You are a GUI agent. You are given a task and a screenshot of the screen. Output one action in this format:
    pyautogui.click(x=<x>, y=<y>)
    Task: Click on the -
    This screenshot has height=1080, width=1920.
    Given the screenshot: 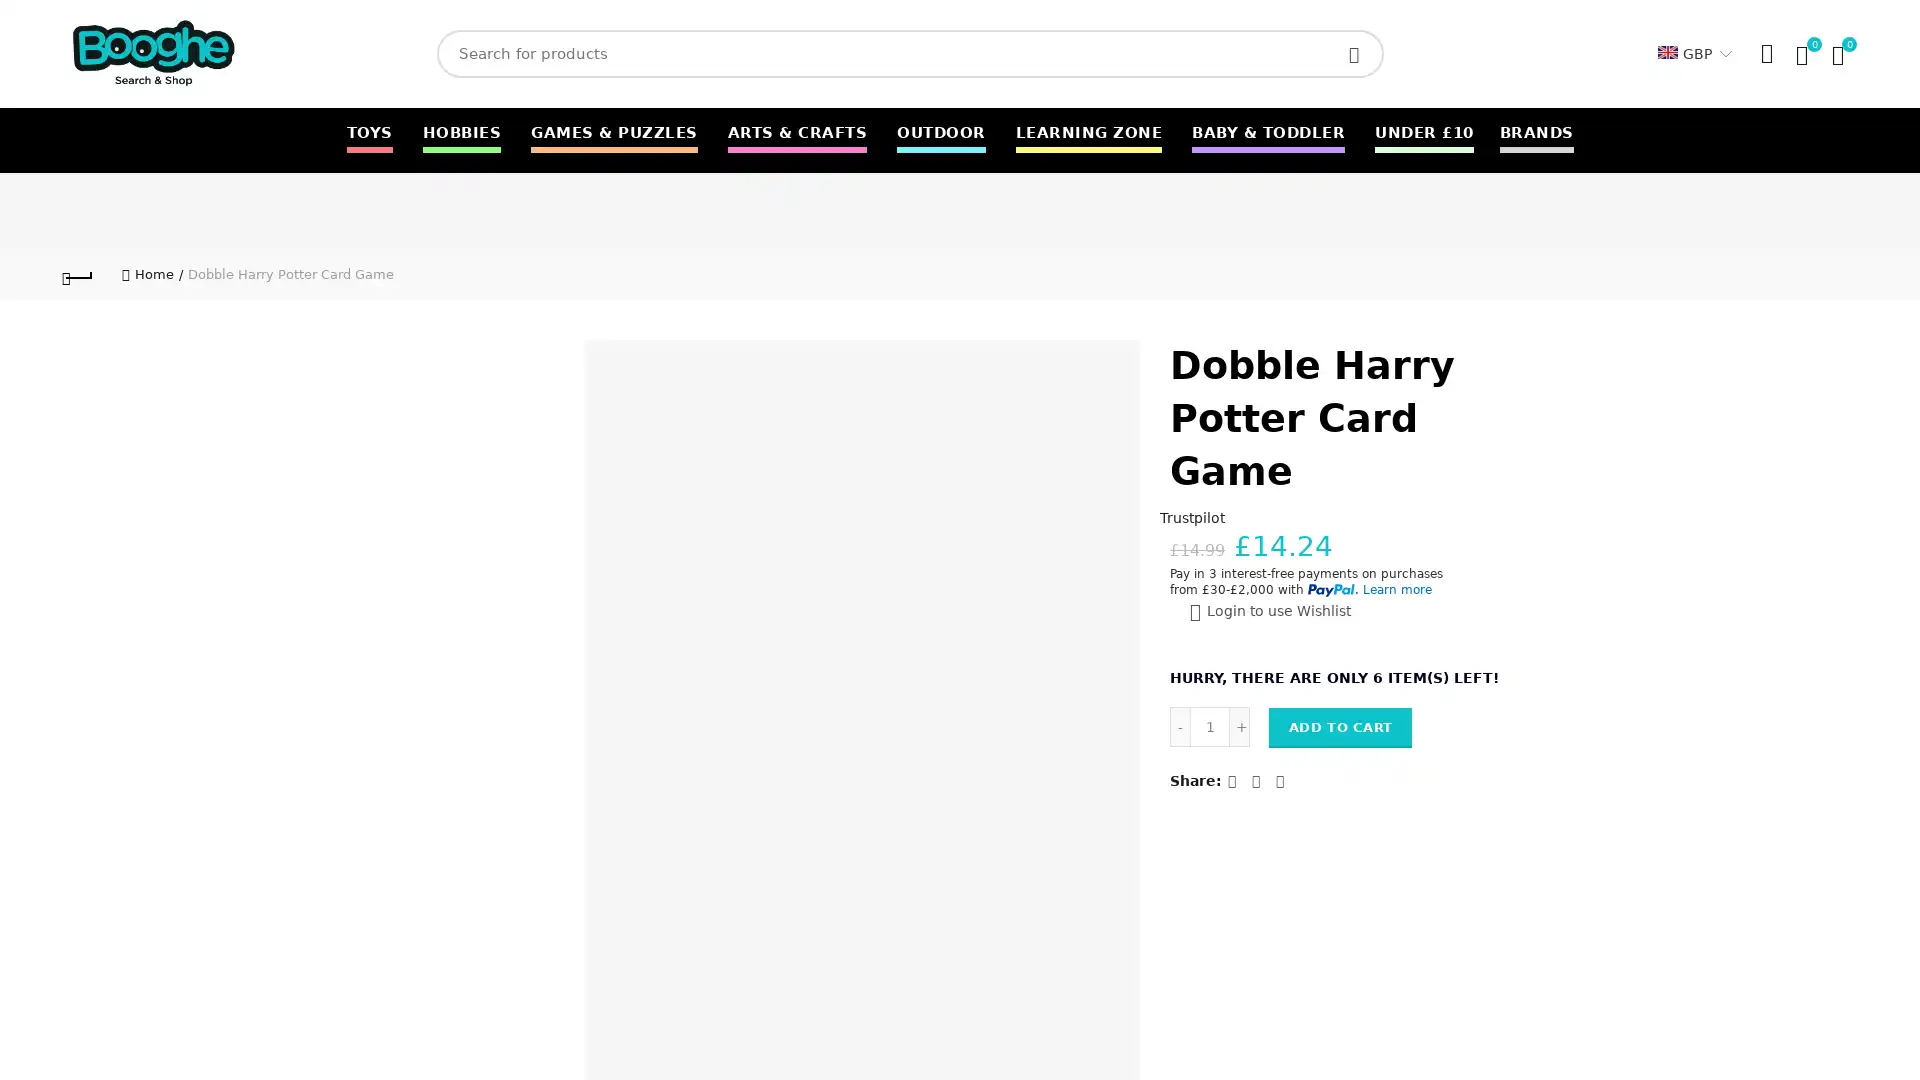 What is the action you would take?
    pyautogui.click(x=1180, y=725)
    